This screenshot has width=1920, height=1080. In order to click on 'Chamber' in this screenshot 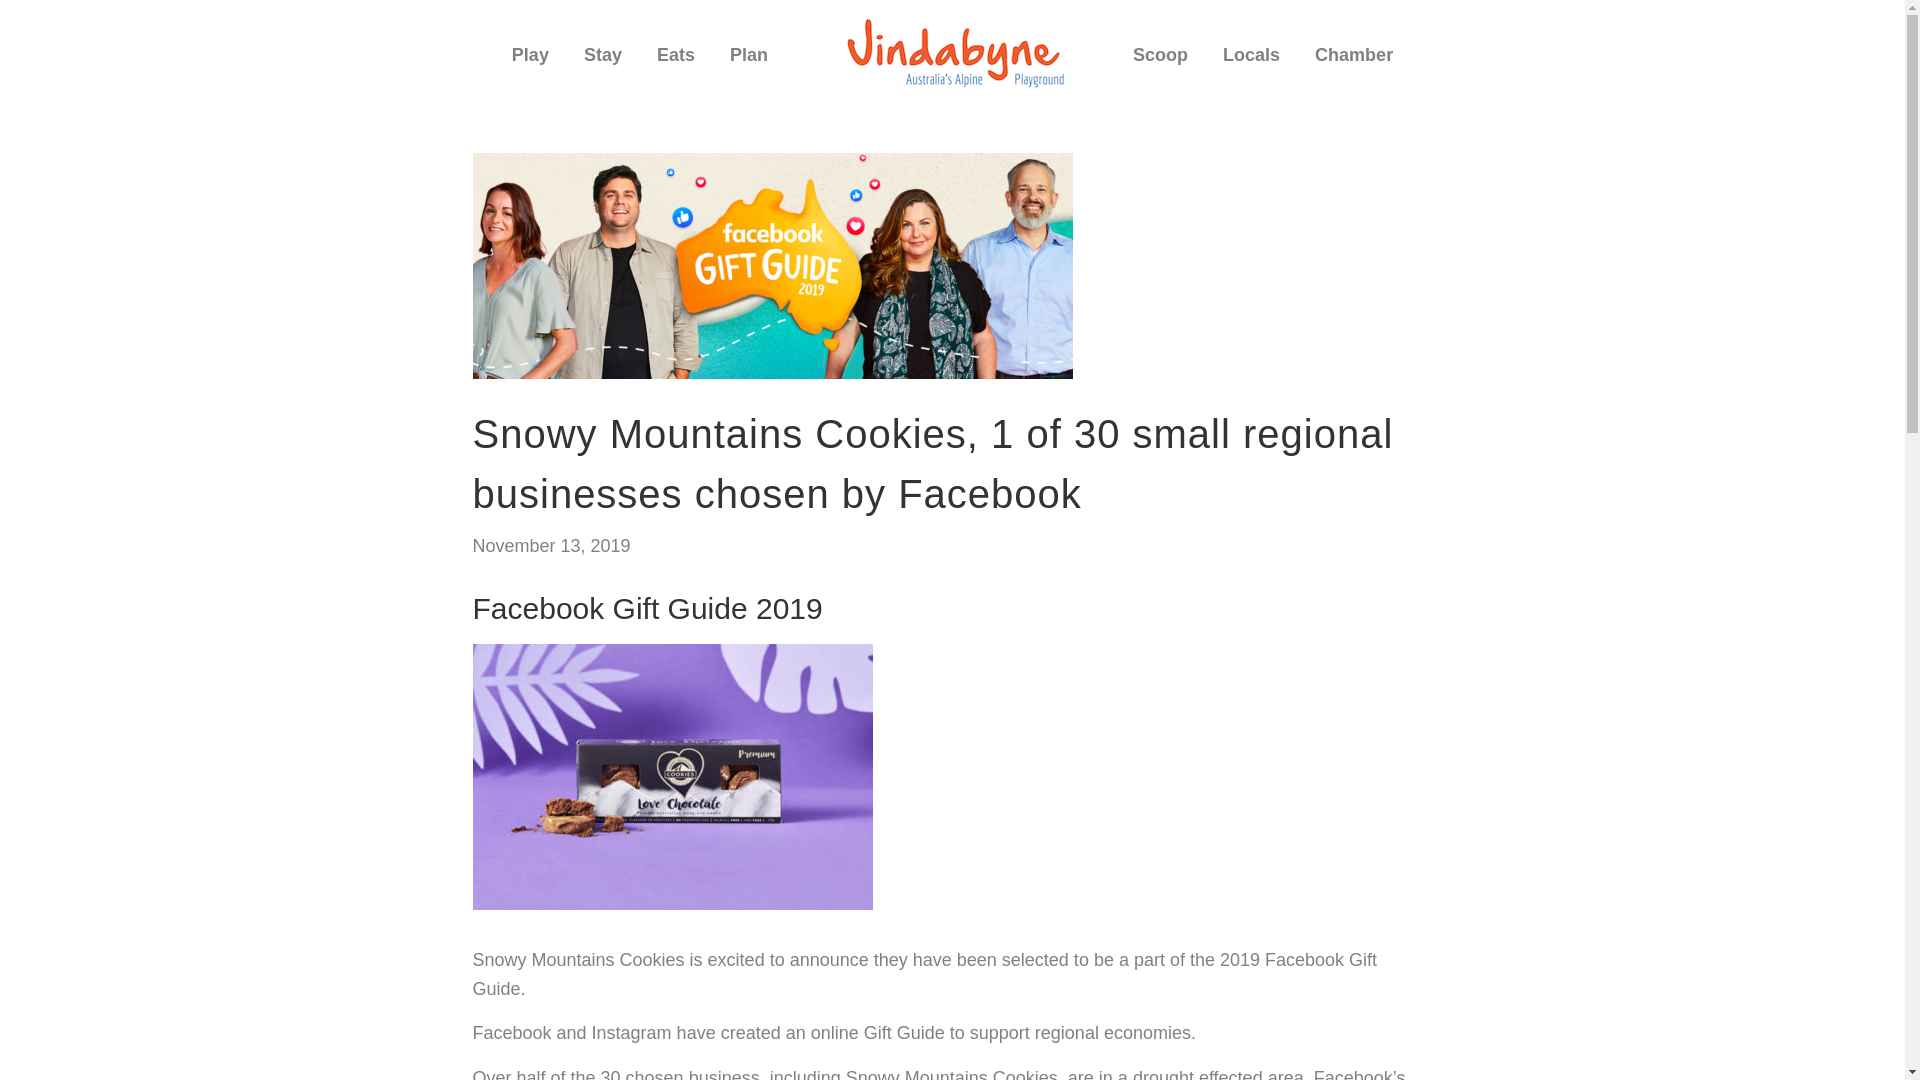, I will do `click(1353, 62)`.